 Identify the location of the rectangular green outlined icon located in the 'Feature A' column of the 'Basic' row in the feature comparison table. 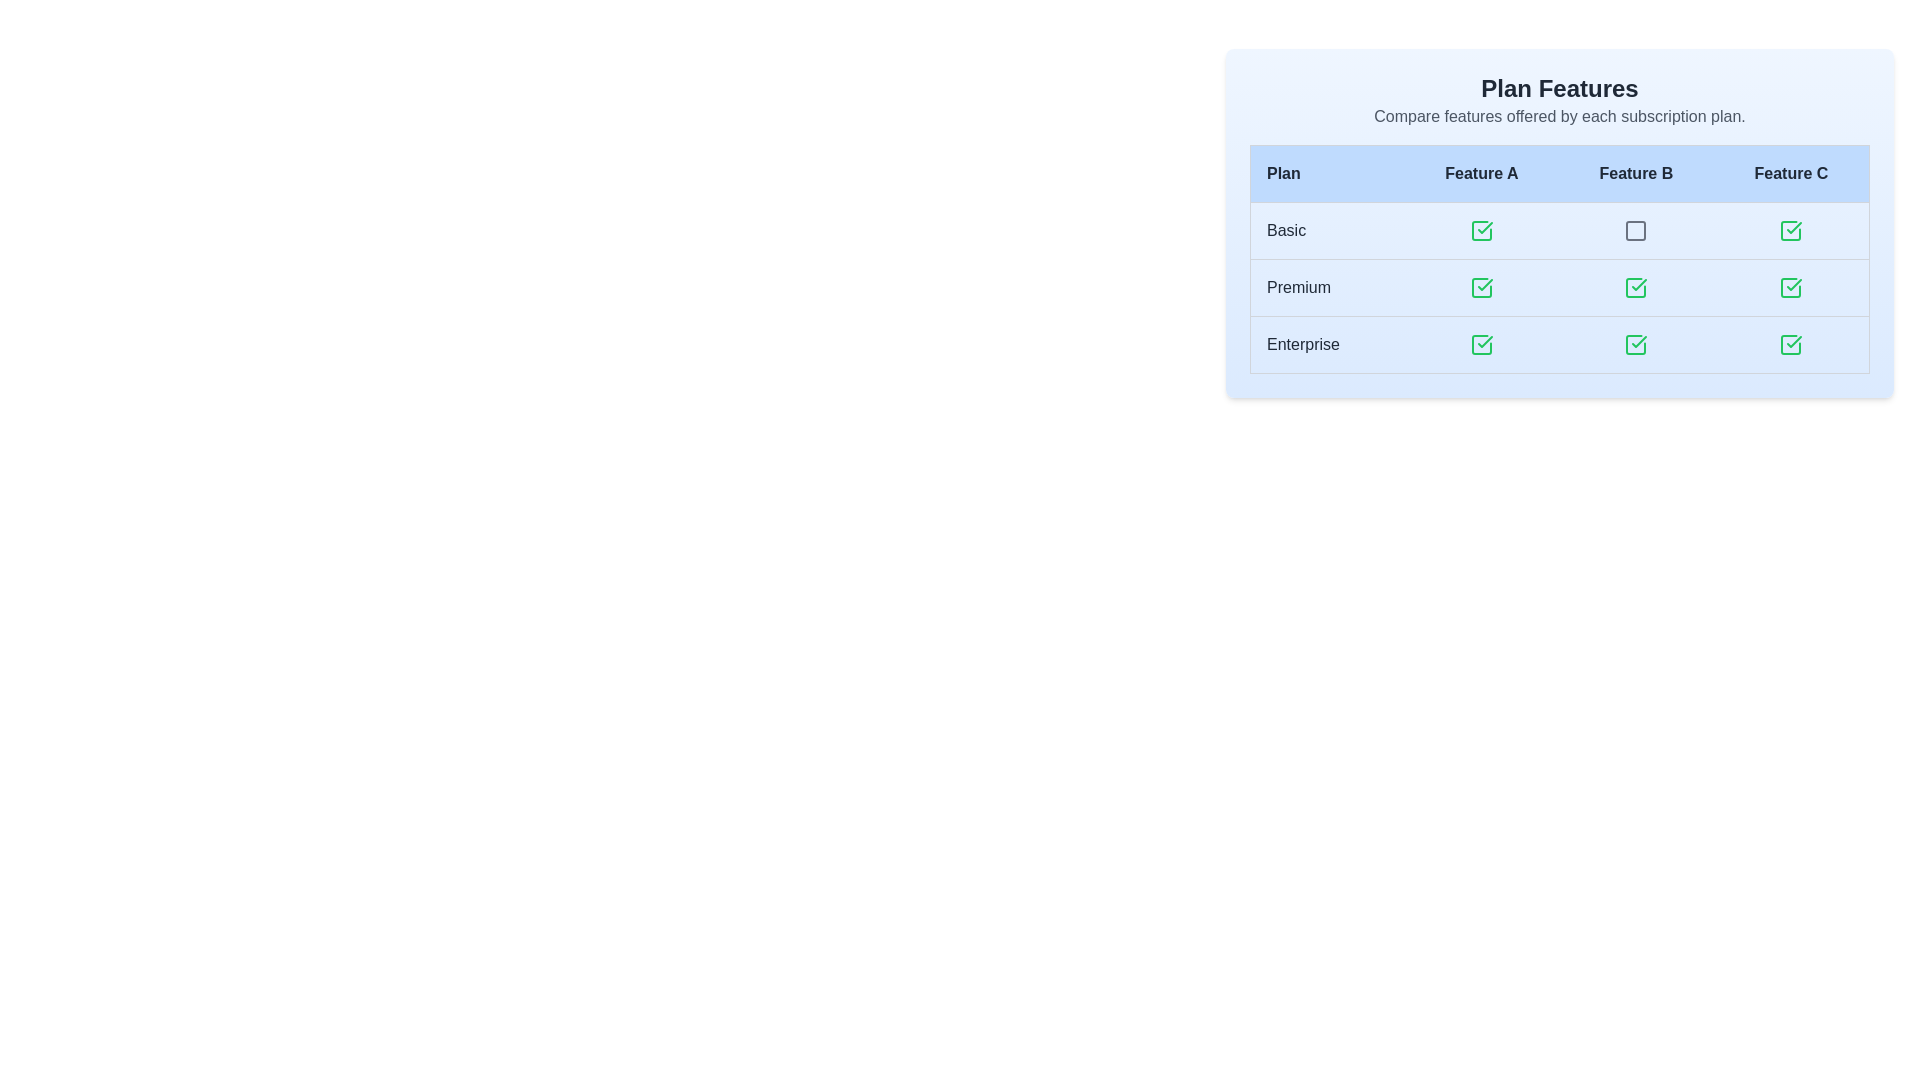
(1481, 230).